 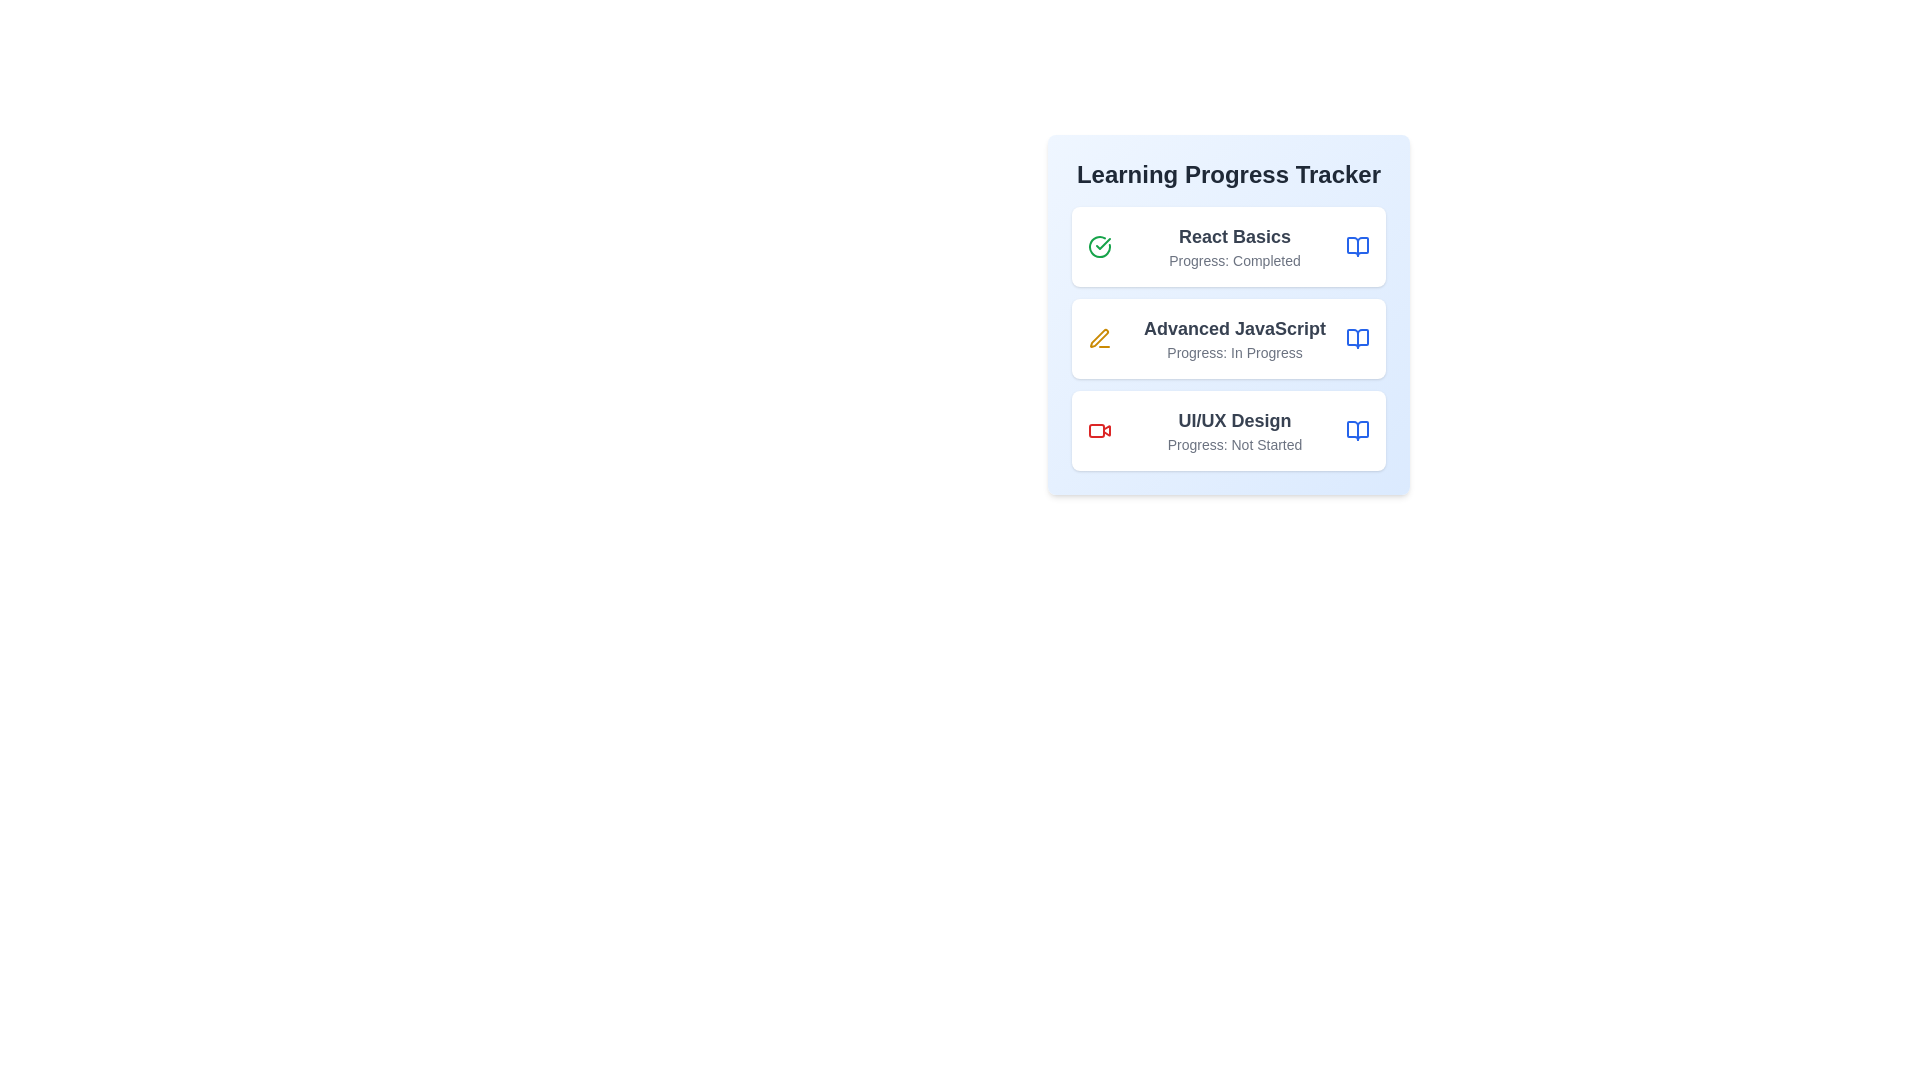 I want to click on the progress icon for UI/UX Design, so click(x=1098, y=430).